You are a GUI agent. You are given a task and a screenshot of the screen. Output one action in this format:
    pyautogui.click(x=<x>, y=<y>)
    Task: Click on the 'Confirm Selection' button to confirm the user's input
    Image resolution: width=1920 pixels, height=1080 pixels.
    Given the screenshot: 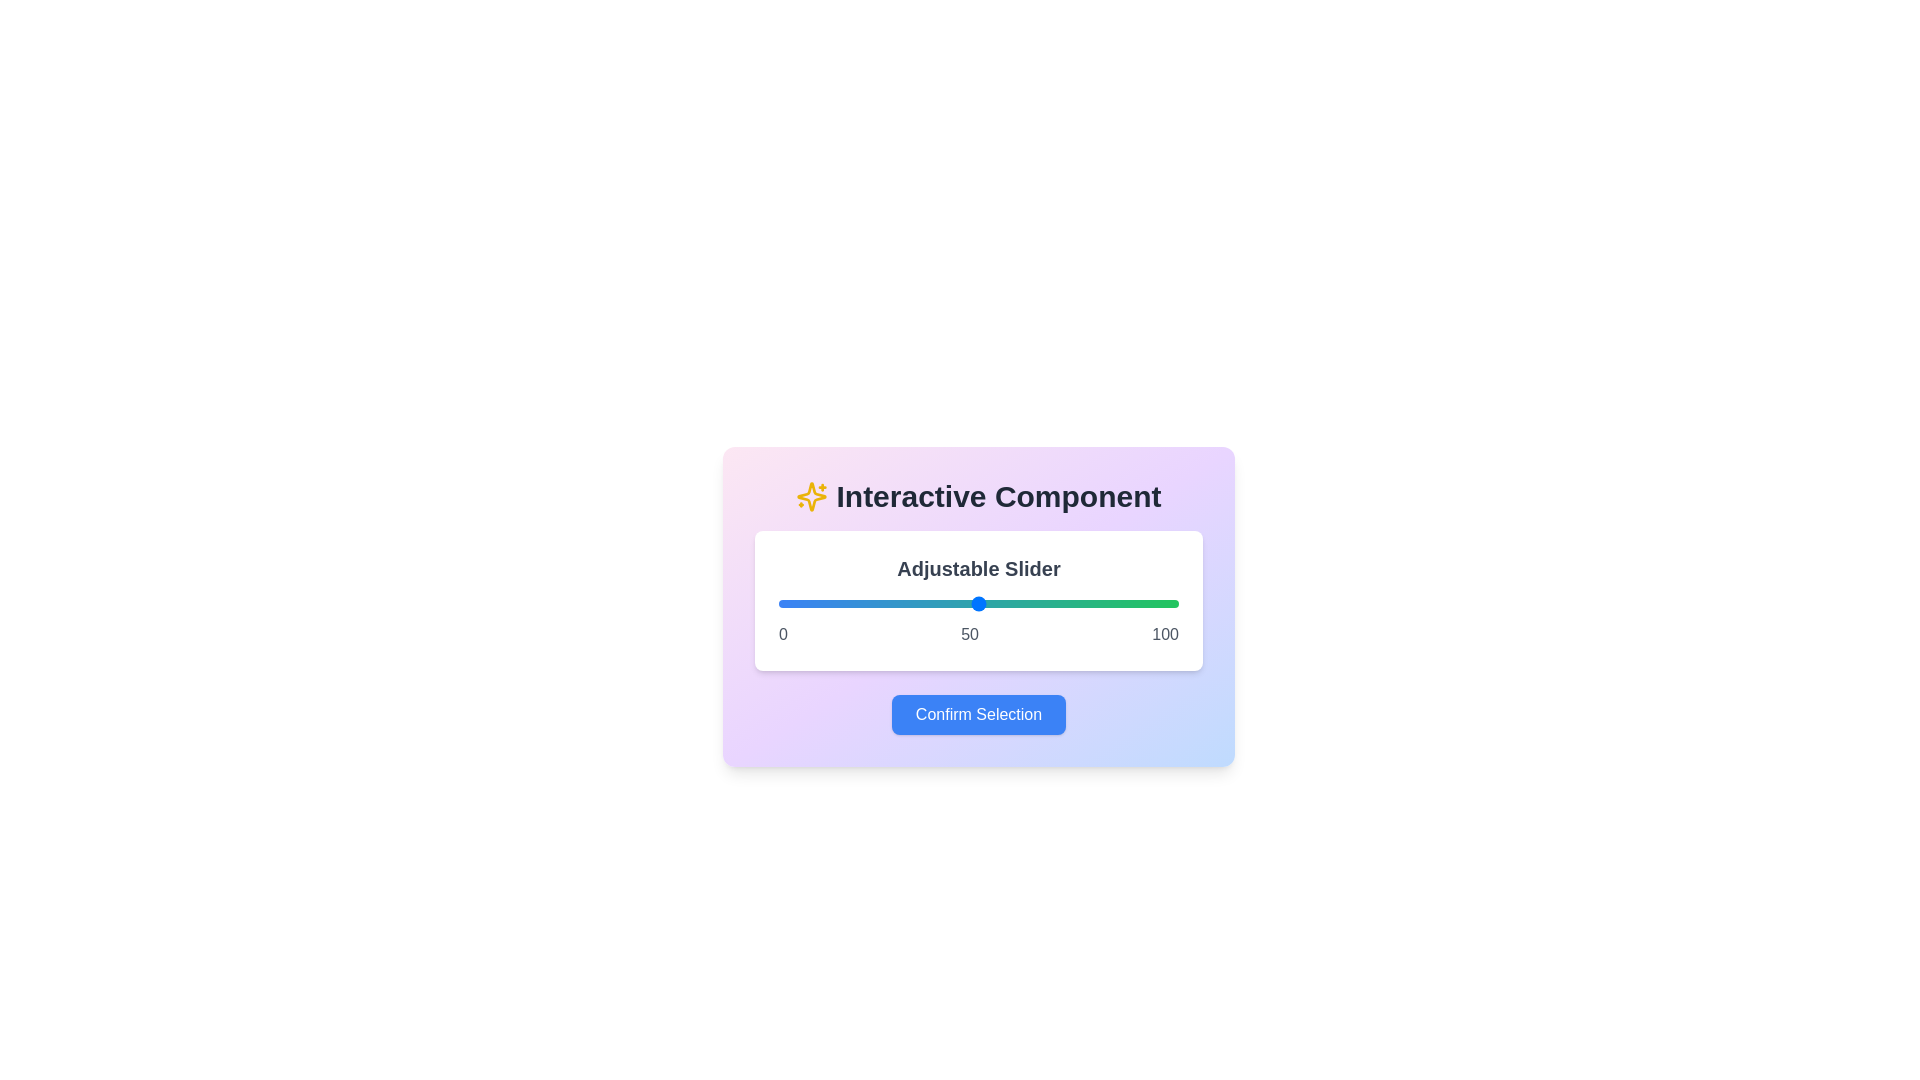 What is the action you would take?
    pyautogui.click(x=979, y=713)
    